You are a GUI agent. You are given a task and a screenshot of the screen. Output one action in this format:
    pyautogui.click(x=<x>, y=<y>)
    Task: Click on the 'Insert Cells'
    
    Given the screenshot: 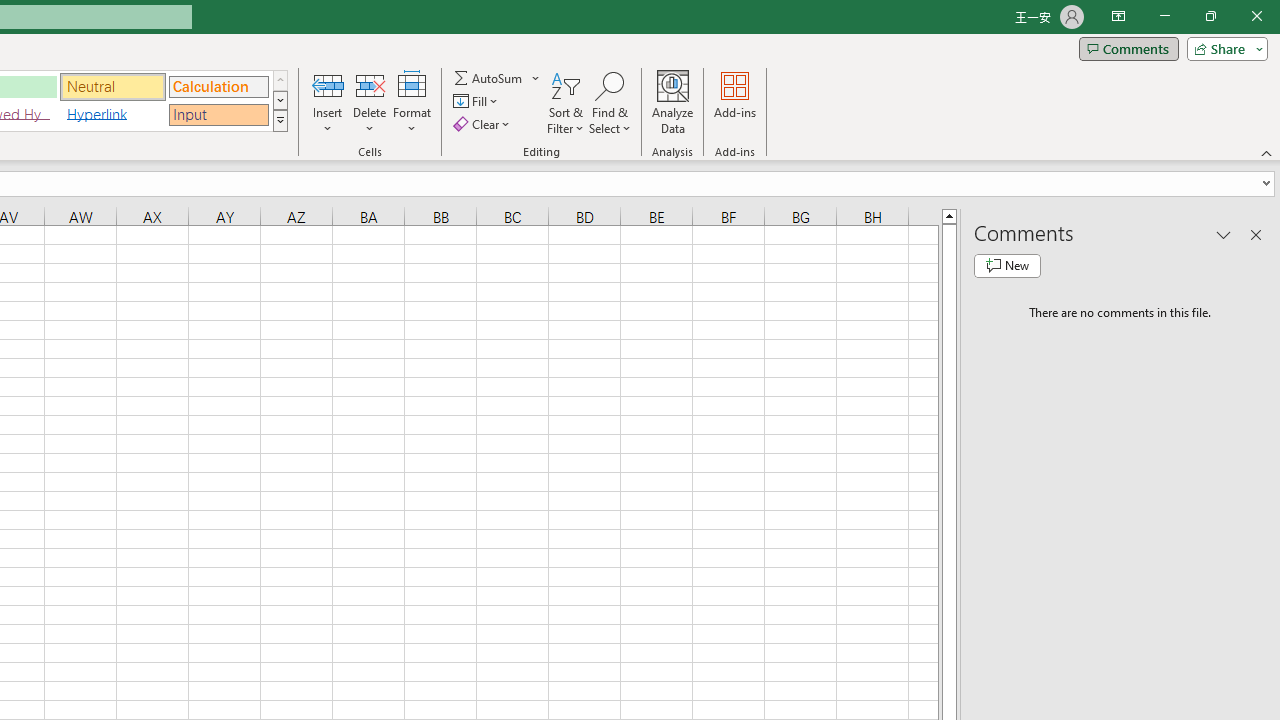 What is the action you would take?
    pyautogui.click(x=328, y=84)
    